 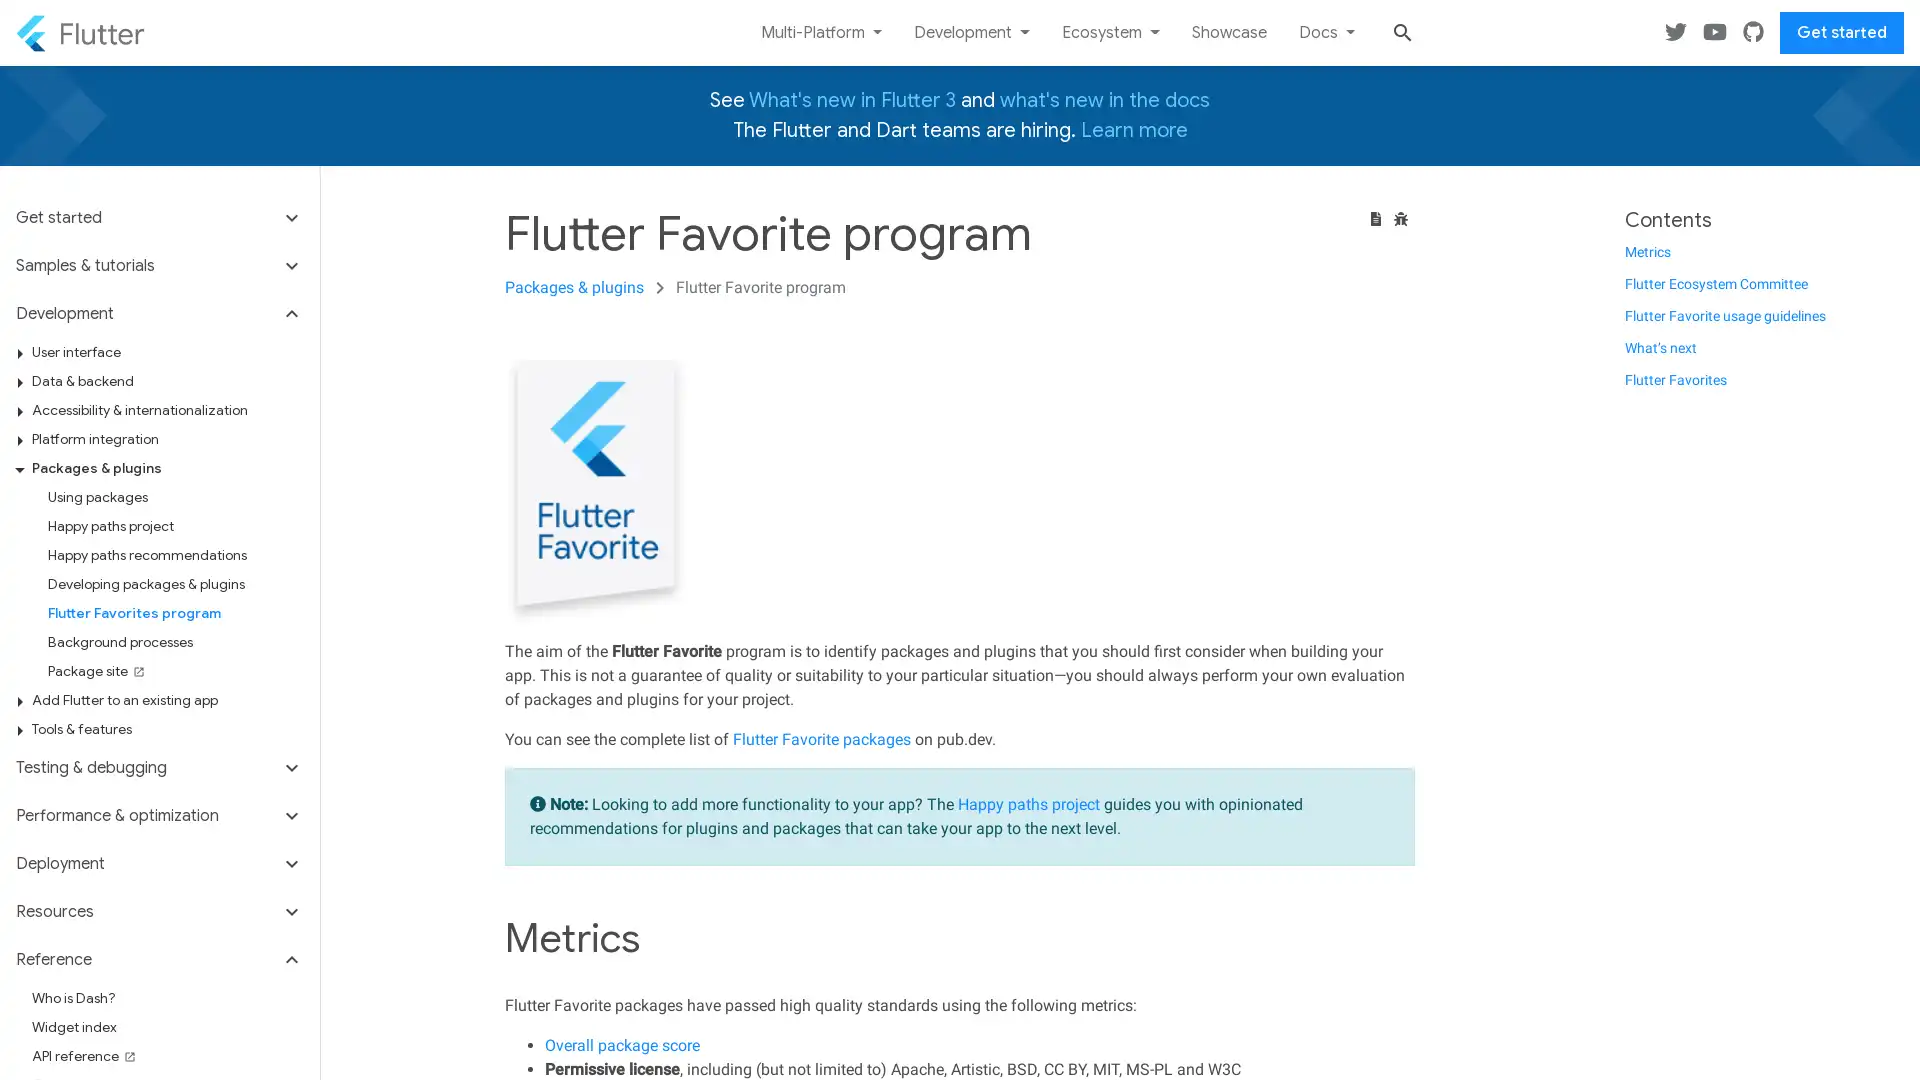 What do you see at coordinates (158, 766) in the screenshot?
I see `Testing & debugging keyboard_arrow_down` at bounding box center [158, 766].